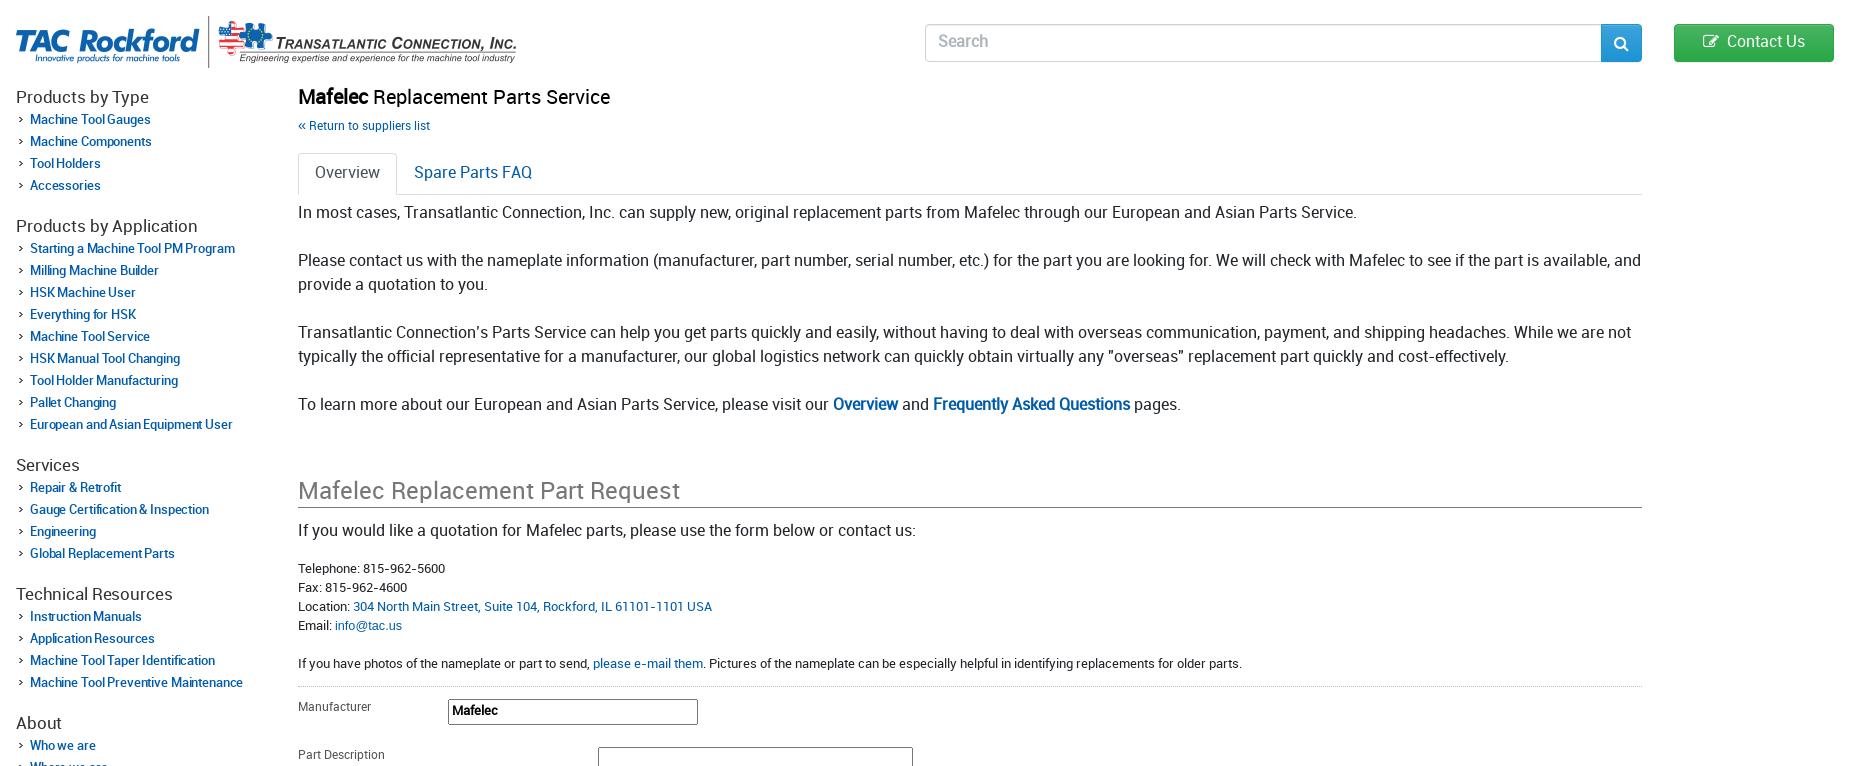 The image size is (1850, 766). I want to click on 'Machine Tool Gauges', so click(88, 120).